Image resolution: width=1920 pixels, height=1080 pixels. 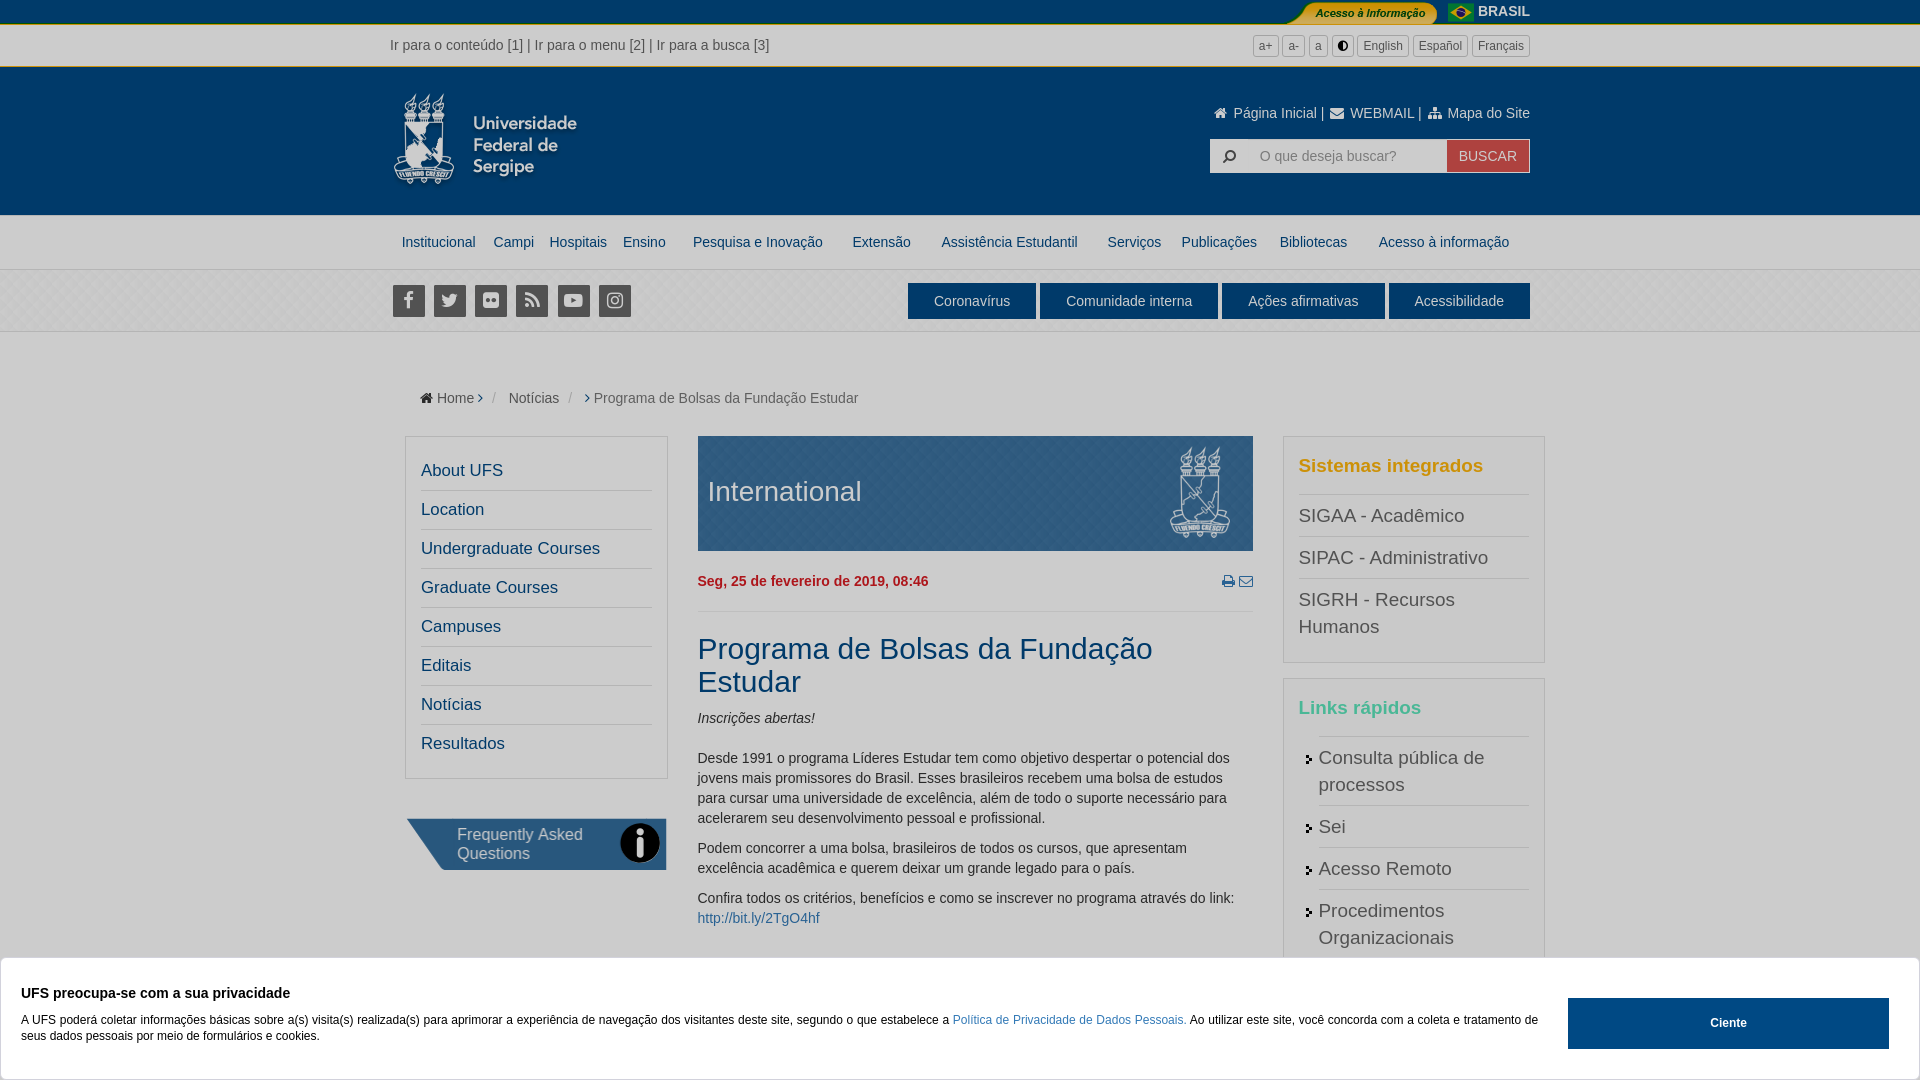 I want to click on 'Procedimentos Organizacionais', so click(x=1384, y=924).